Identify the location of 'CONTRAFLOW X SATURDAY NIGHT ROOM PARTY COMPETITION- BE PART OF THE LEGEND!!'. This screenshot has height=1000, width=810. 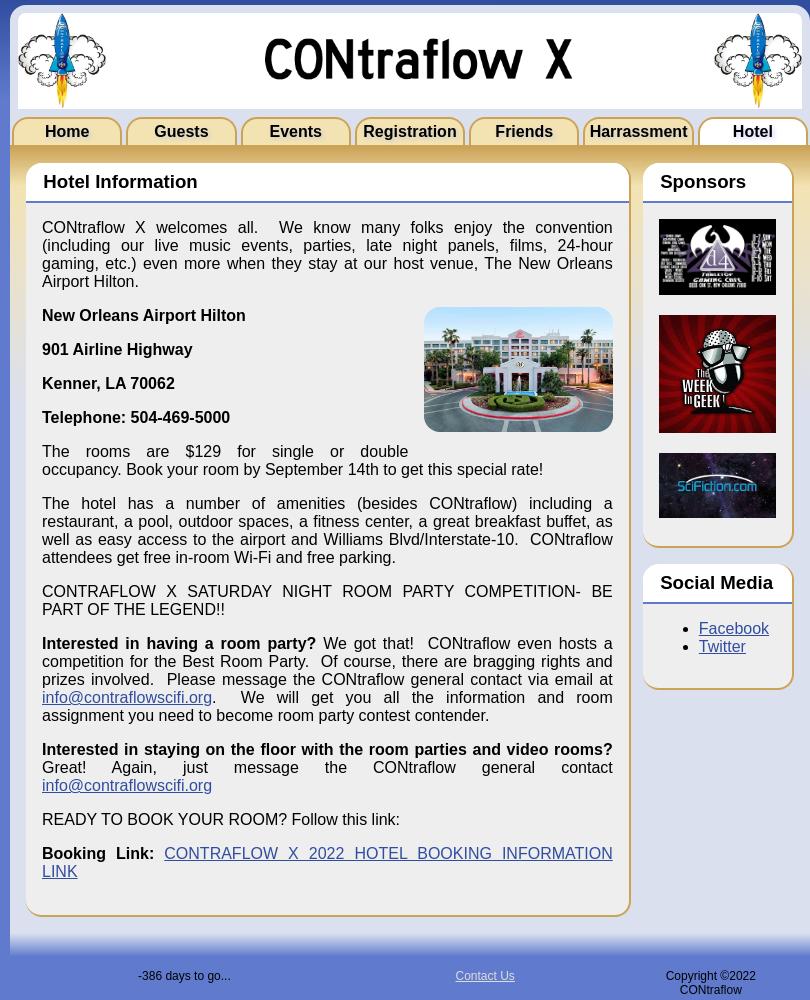
(325, 599).